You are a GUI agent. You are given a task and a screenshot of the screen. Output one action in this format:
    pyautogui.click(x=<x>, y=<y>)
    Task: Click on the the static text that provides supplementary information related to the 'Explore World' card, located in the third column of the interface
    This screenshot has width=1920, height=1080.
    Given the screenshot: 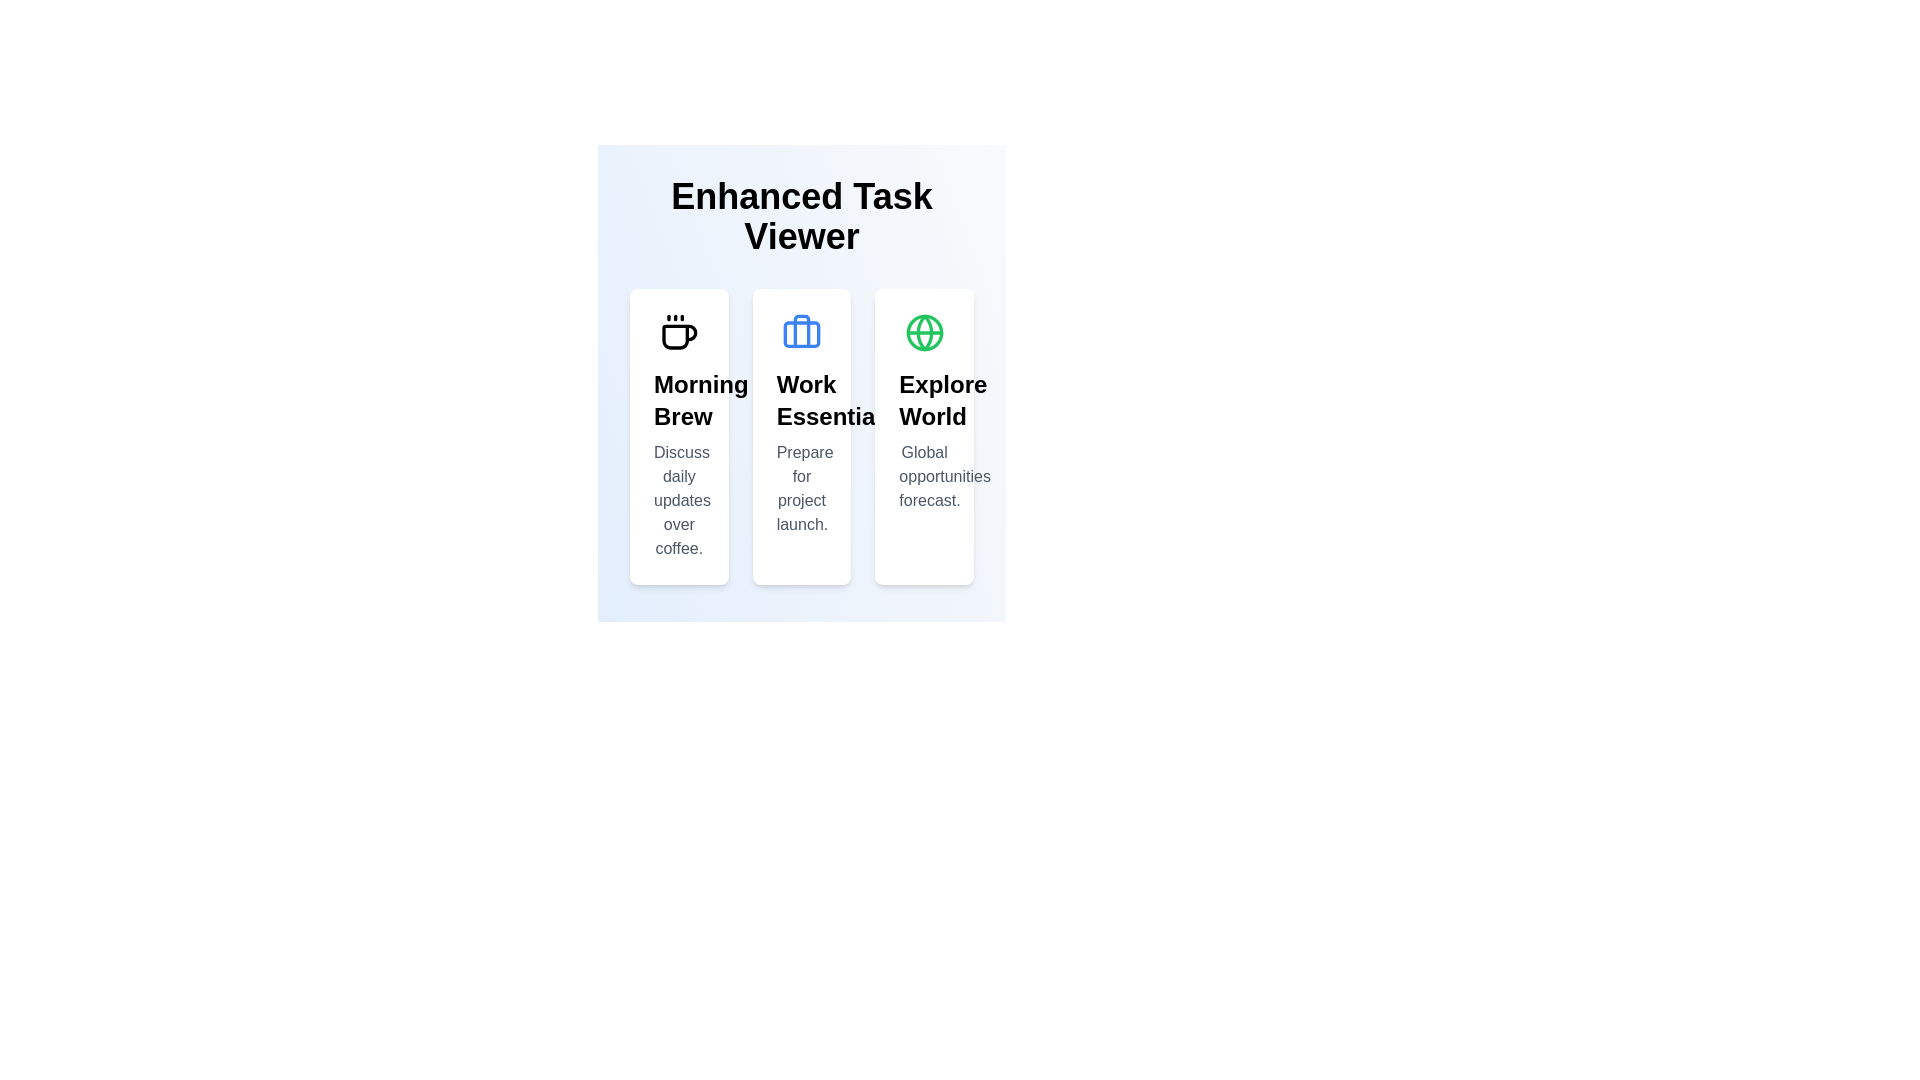 What is the action you would take?
    pyautogui.click(x=923, y=477)
    